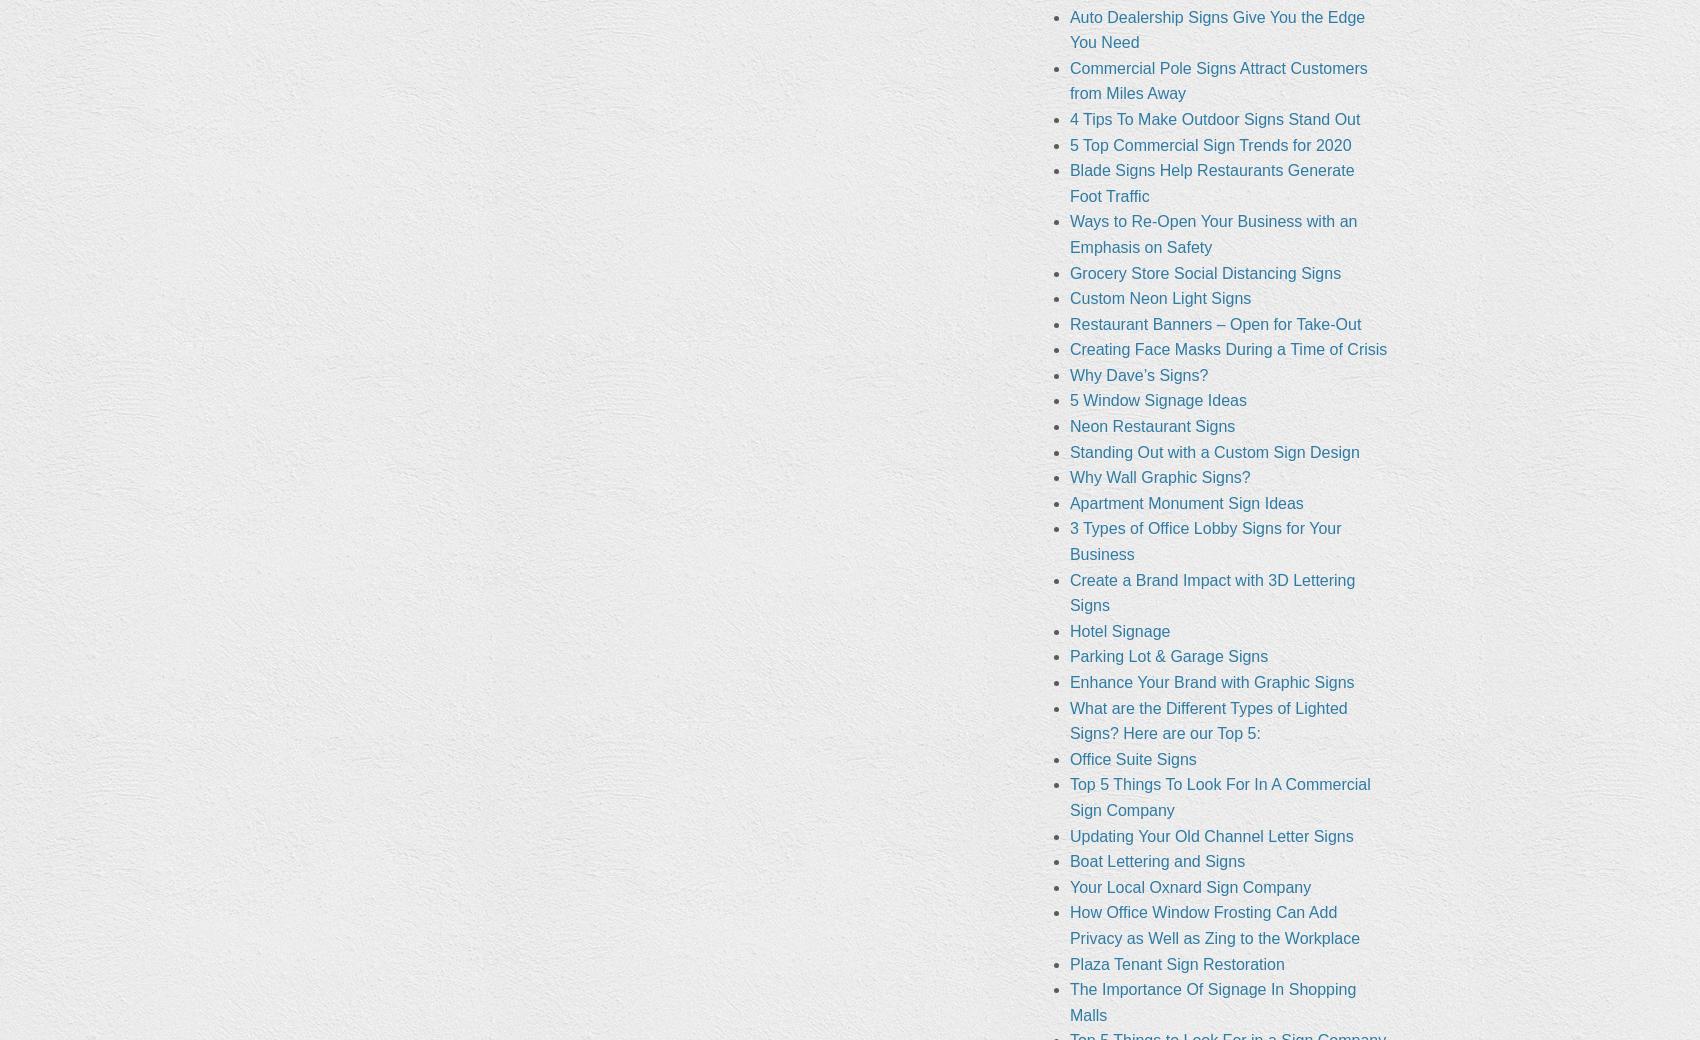 Image resolution: width=1700 pixels, height=1040 pixels. Describe the element at coordinates (1207, 720) in the screenshot. I see `'What are the Different Types of Lighted Signs? Here are our Top 5:'` at that location.